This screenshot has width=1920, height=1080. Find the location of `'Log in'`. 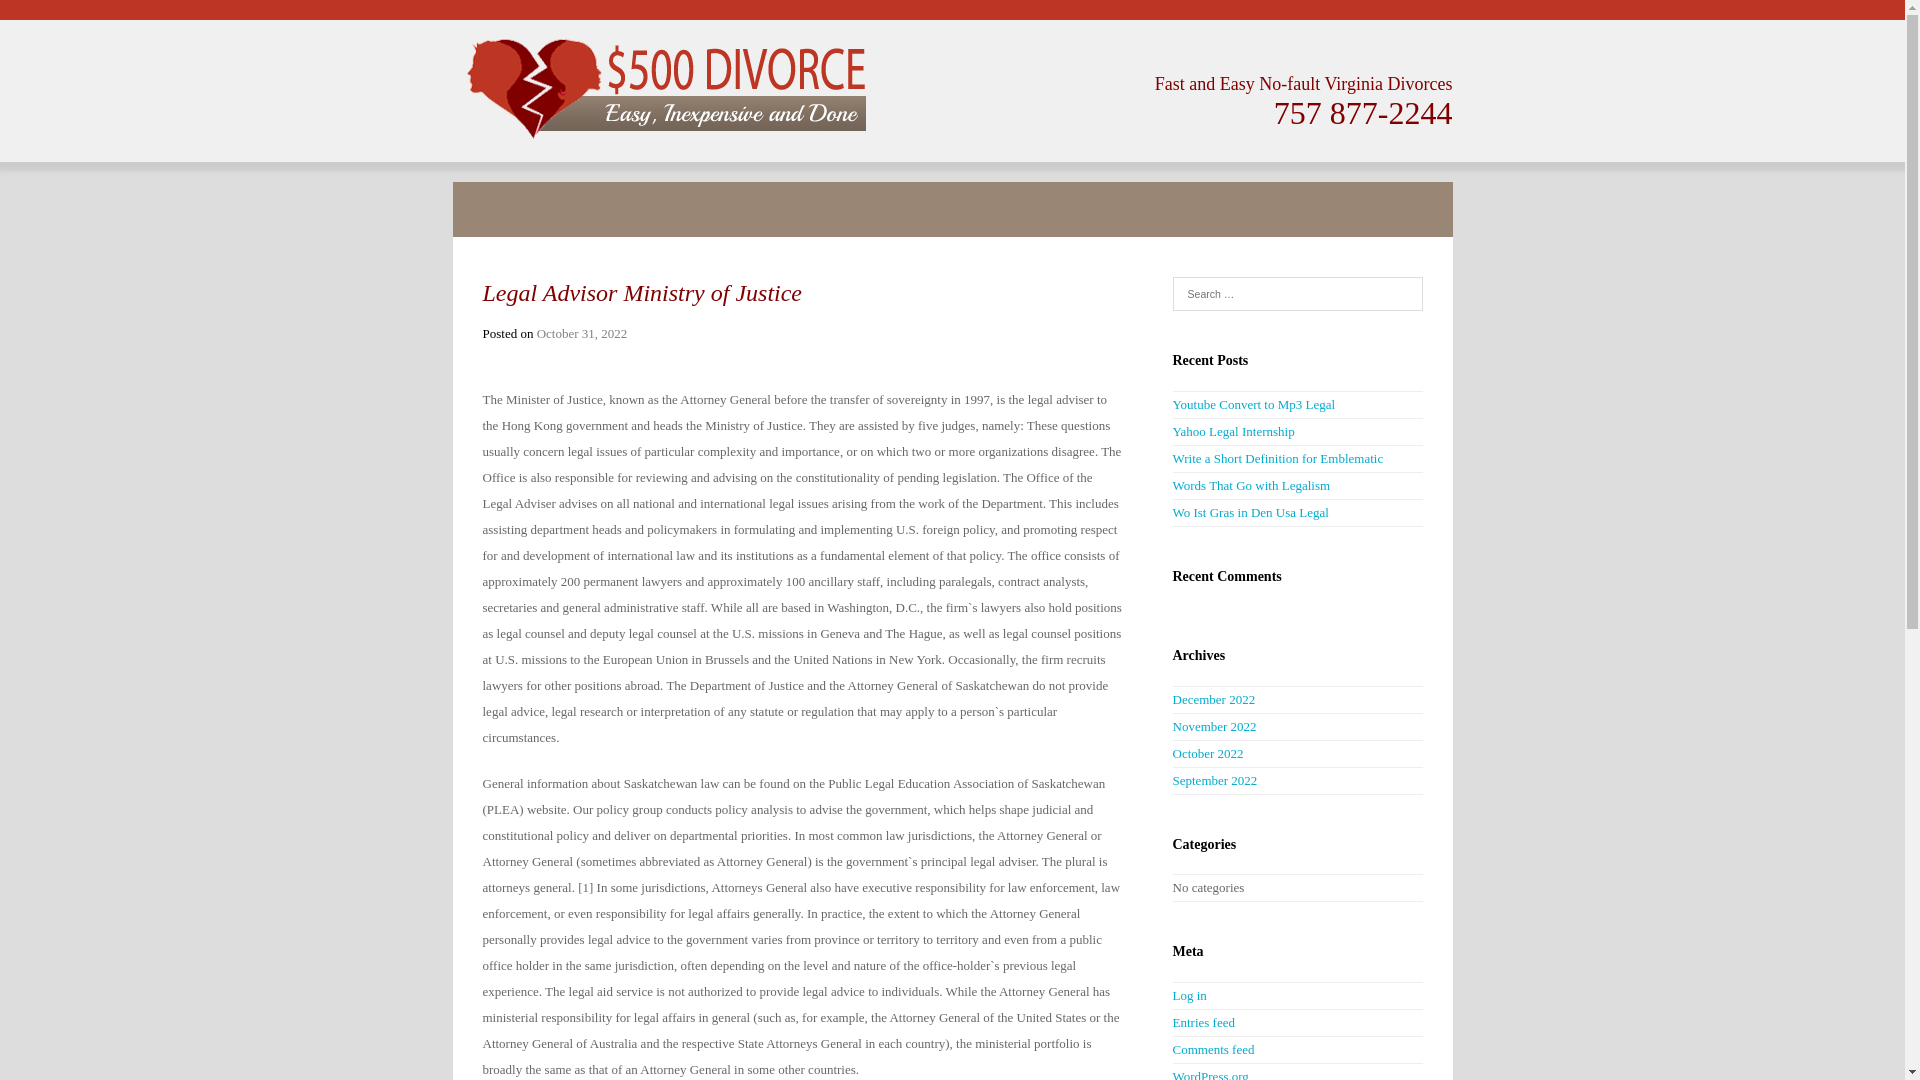

'Log in' is located at coordinates (1189, 995).